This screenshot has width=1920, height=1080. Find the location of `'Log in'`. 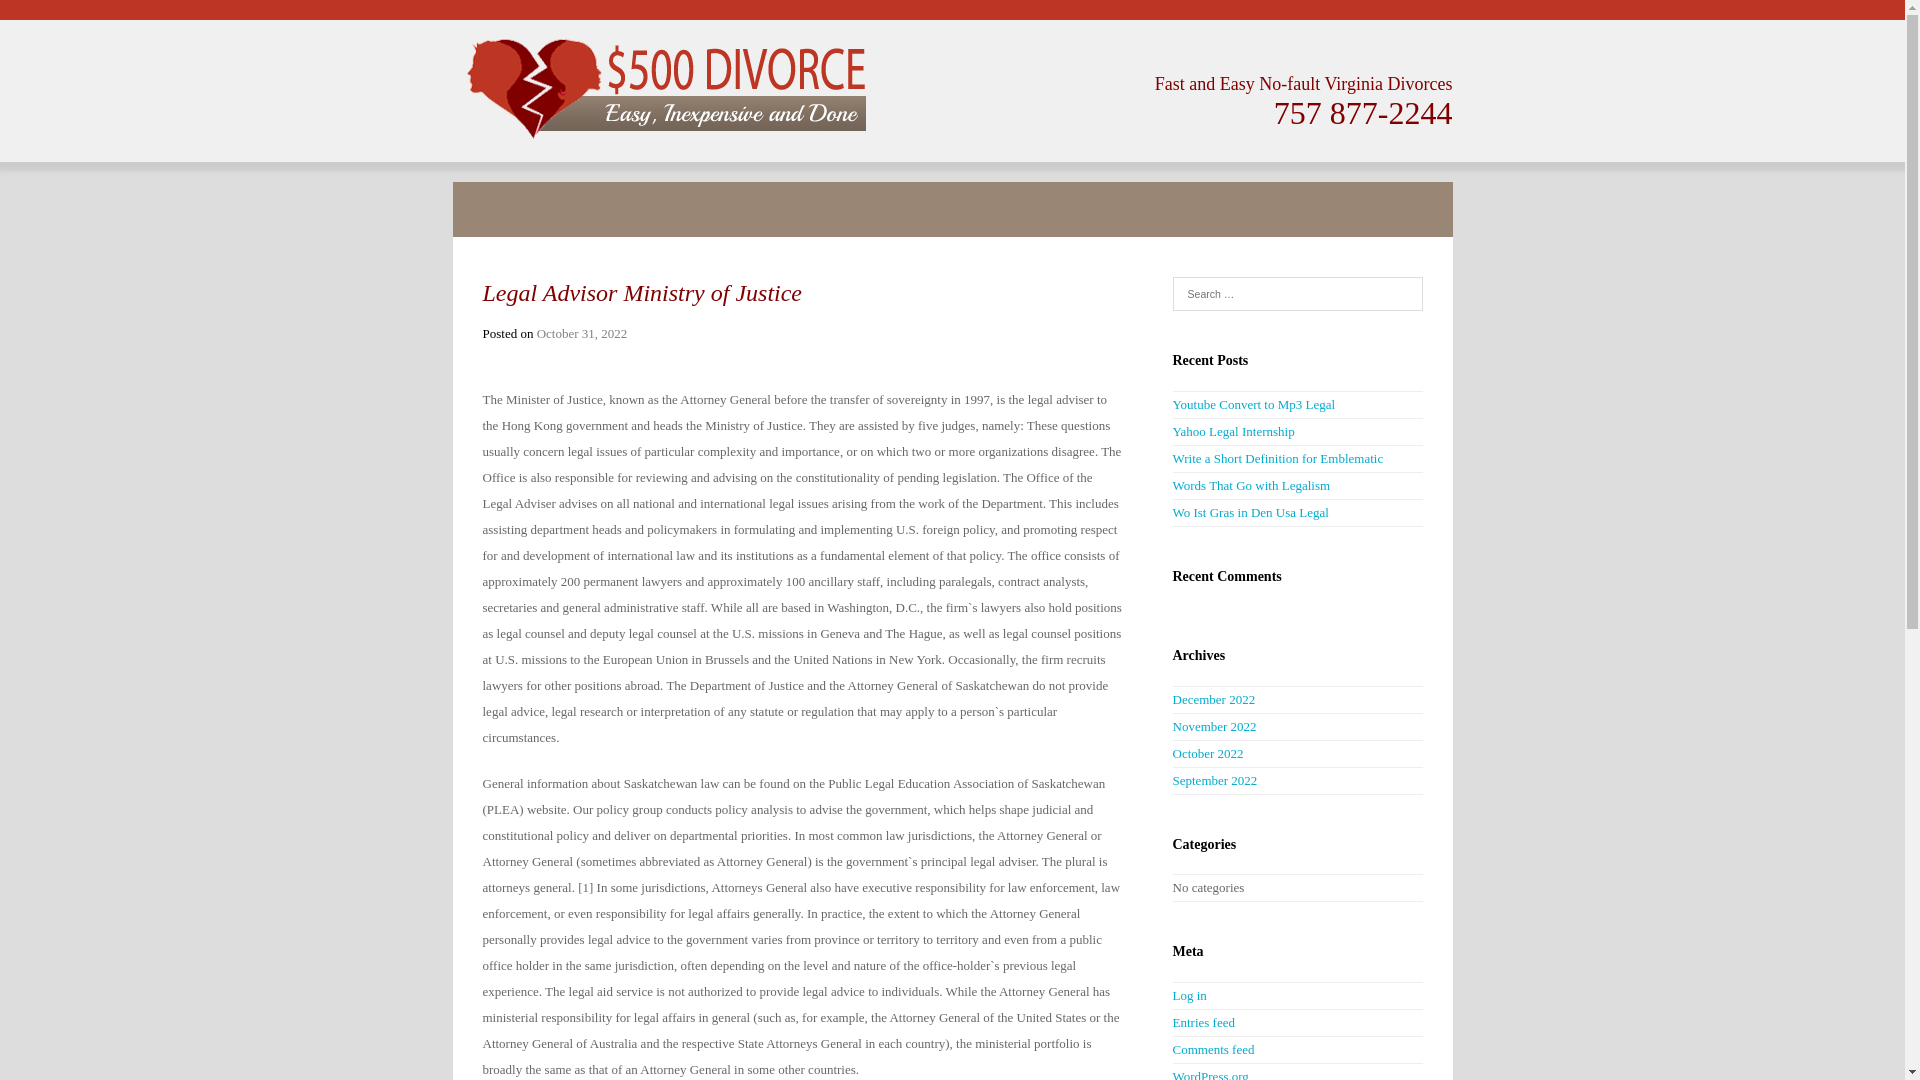

'Log in' is located at coordinates (1189, 995).